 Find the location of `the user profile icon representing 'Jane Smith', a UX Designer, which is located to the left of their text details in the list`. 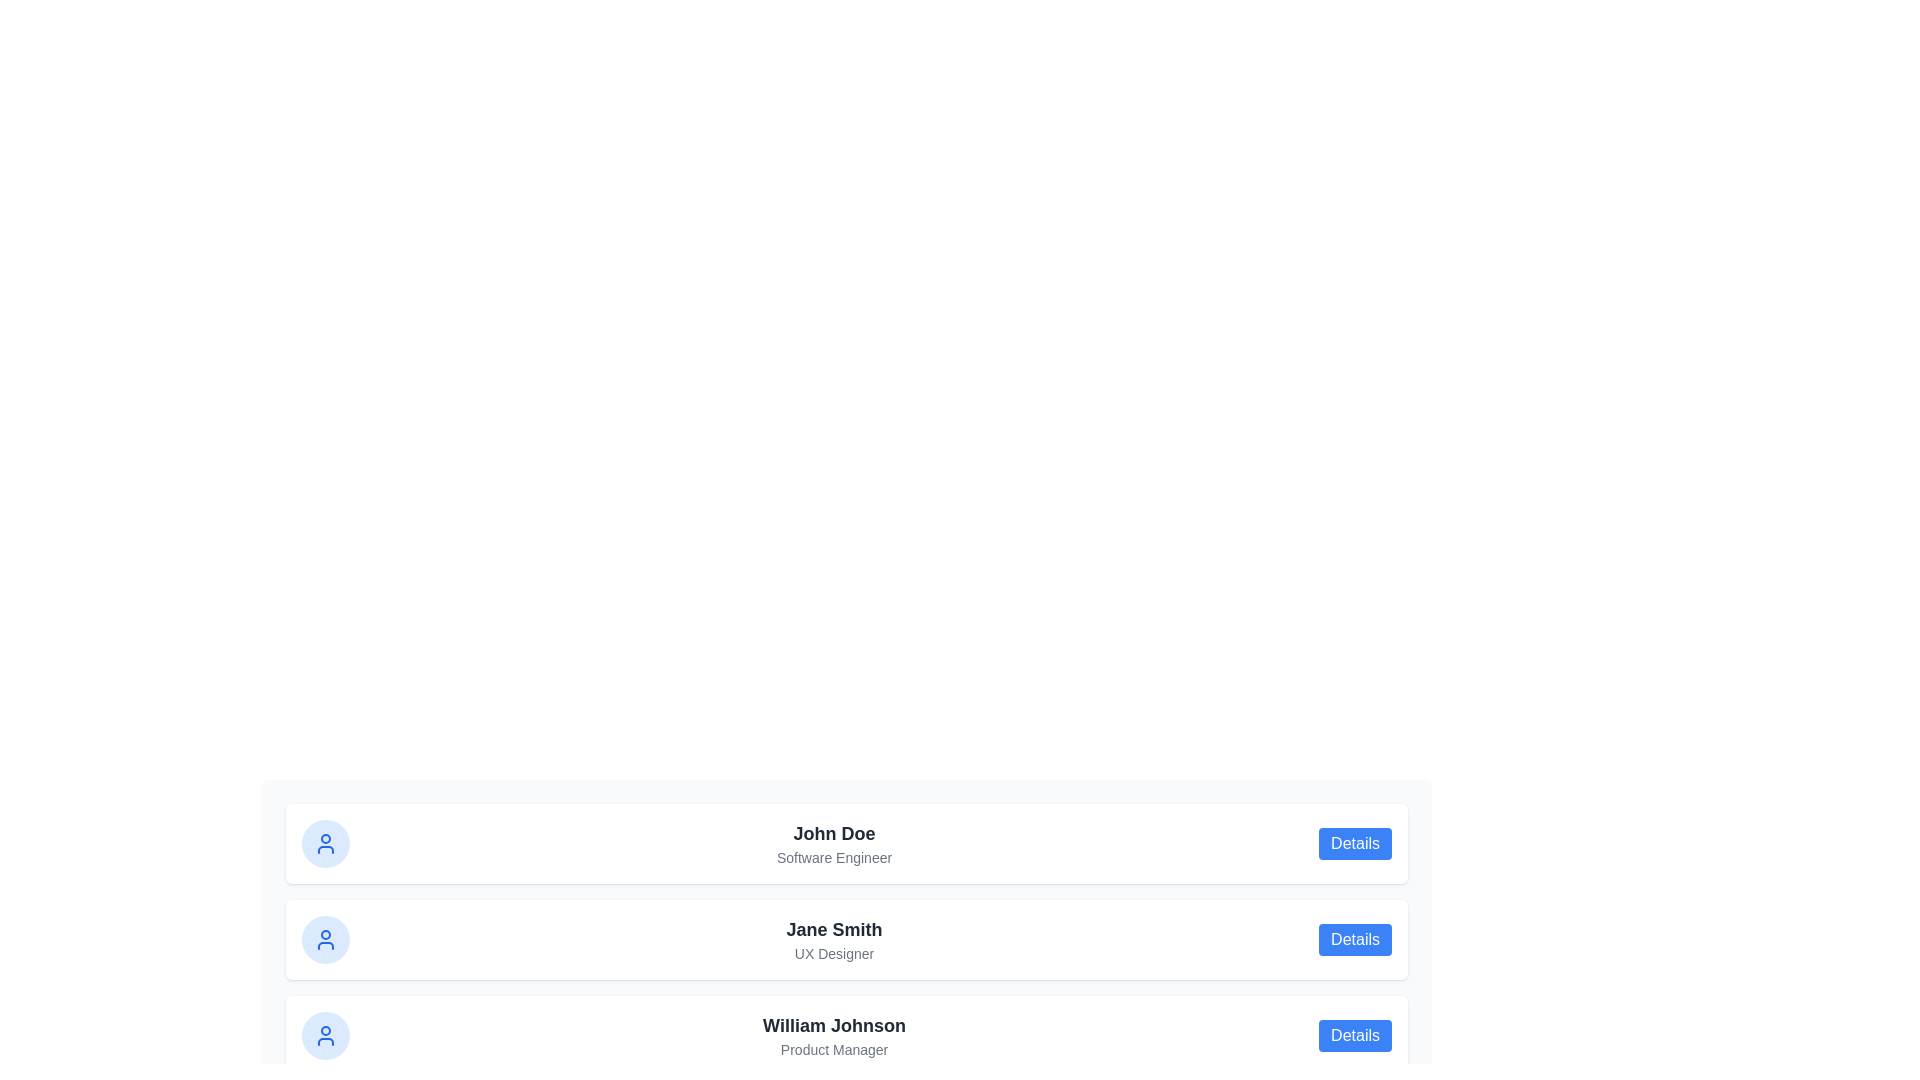

the user profile icon representing 'Jane Smith', a UX Designer, which is located to the left of their text details in the list is located at coordinates (326, 940).